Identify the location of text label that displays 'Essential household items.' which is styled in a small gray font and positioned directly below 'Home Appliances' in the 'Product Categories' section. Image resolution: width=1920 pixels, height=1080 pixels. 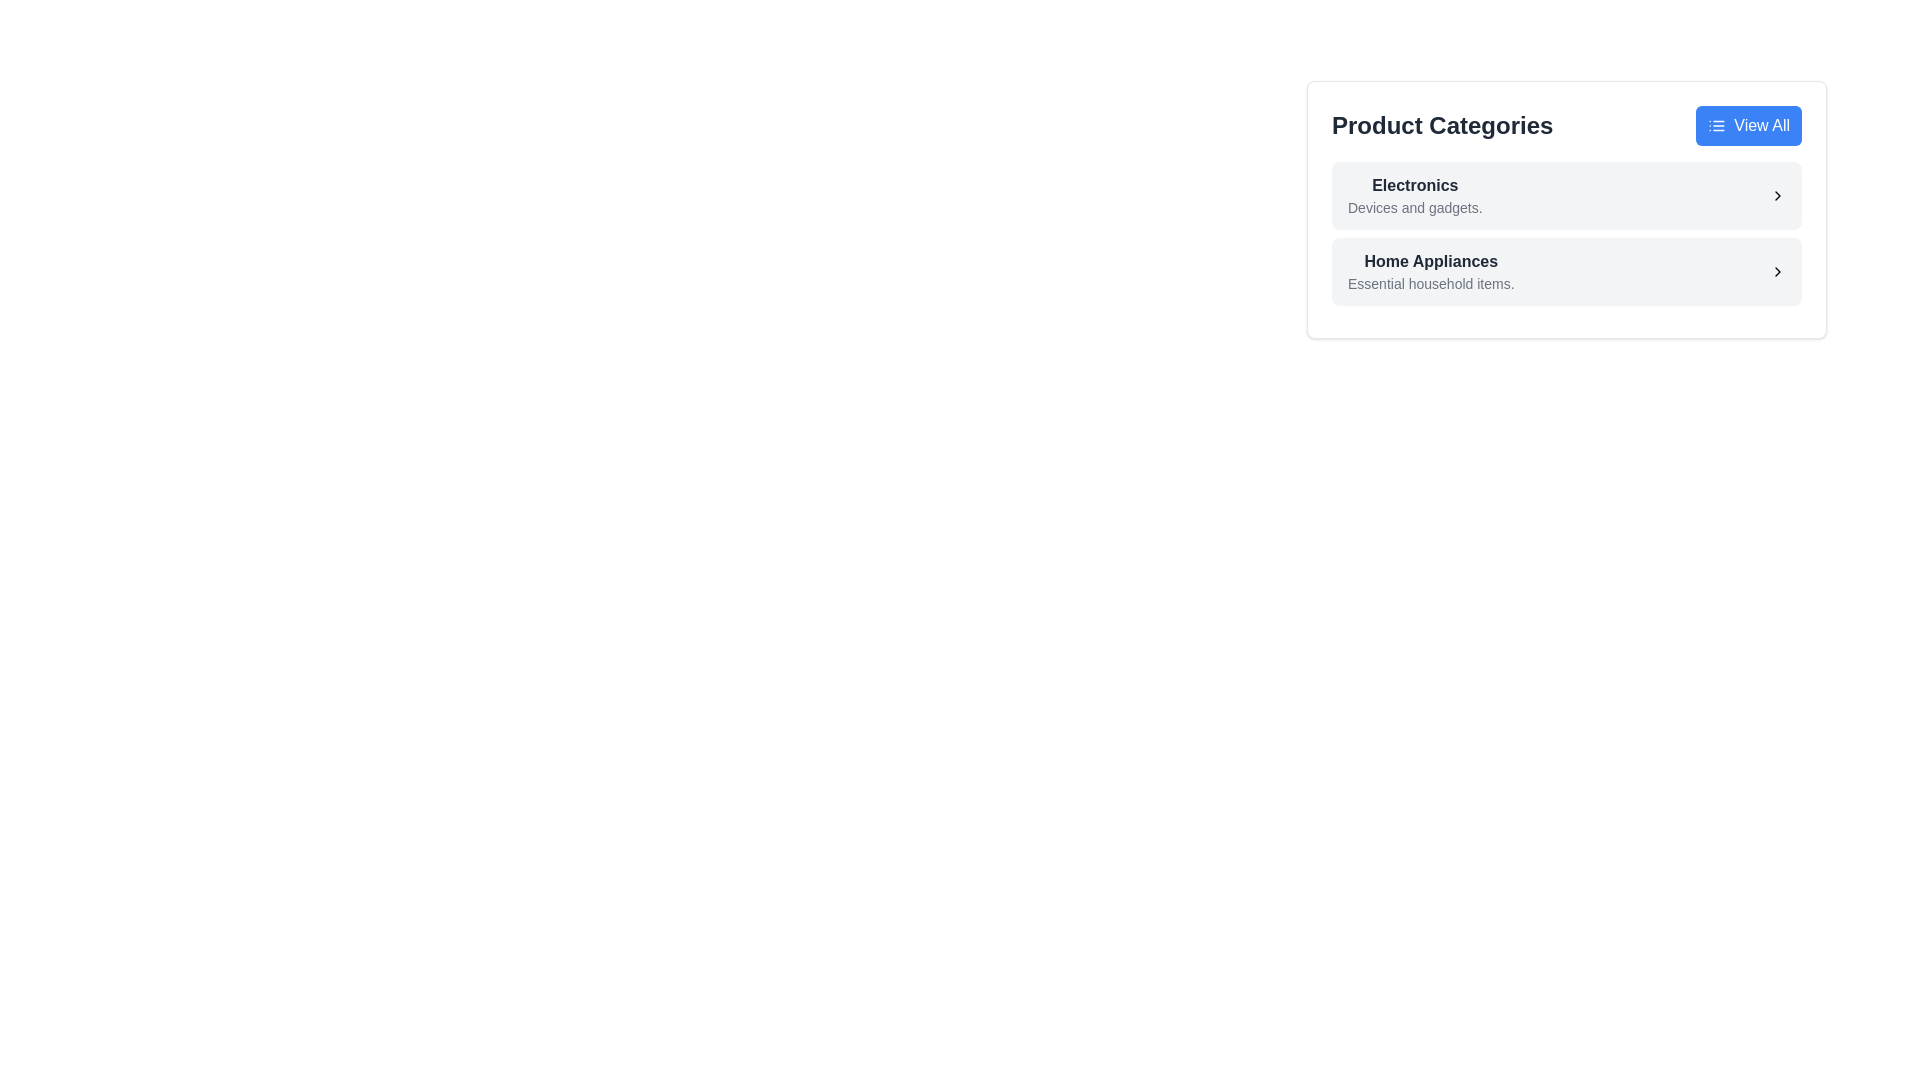
(1430, 284).